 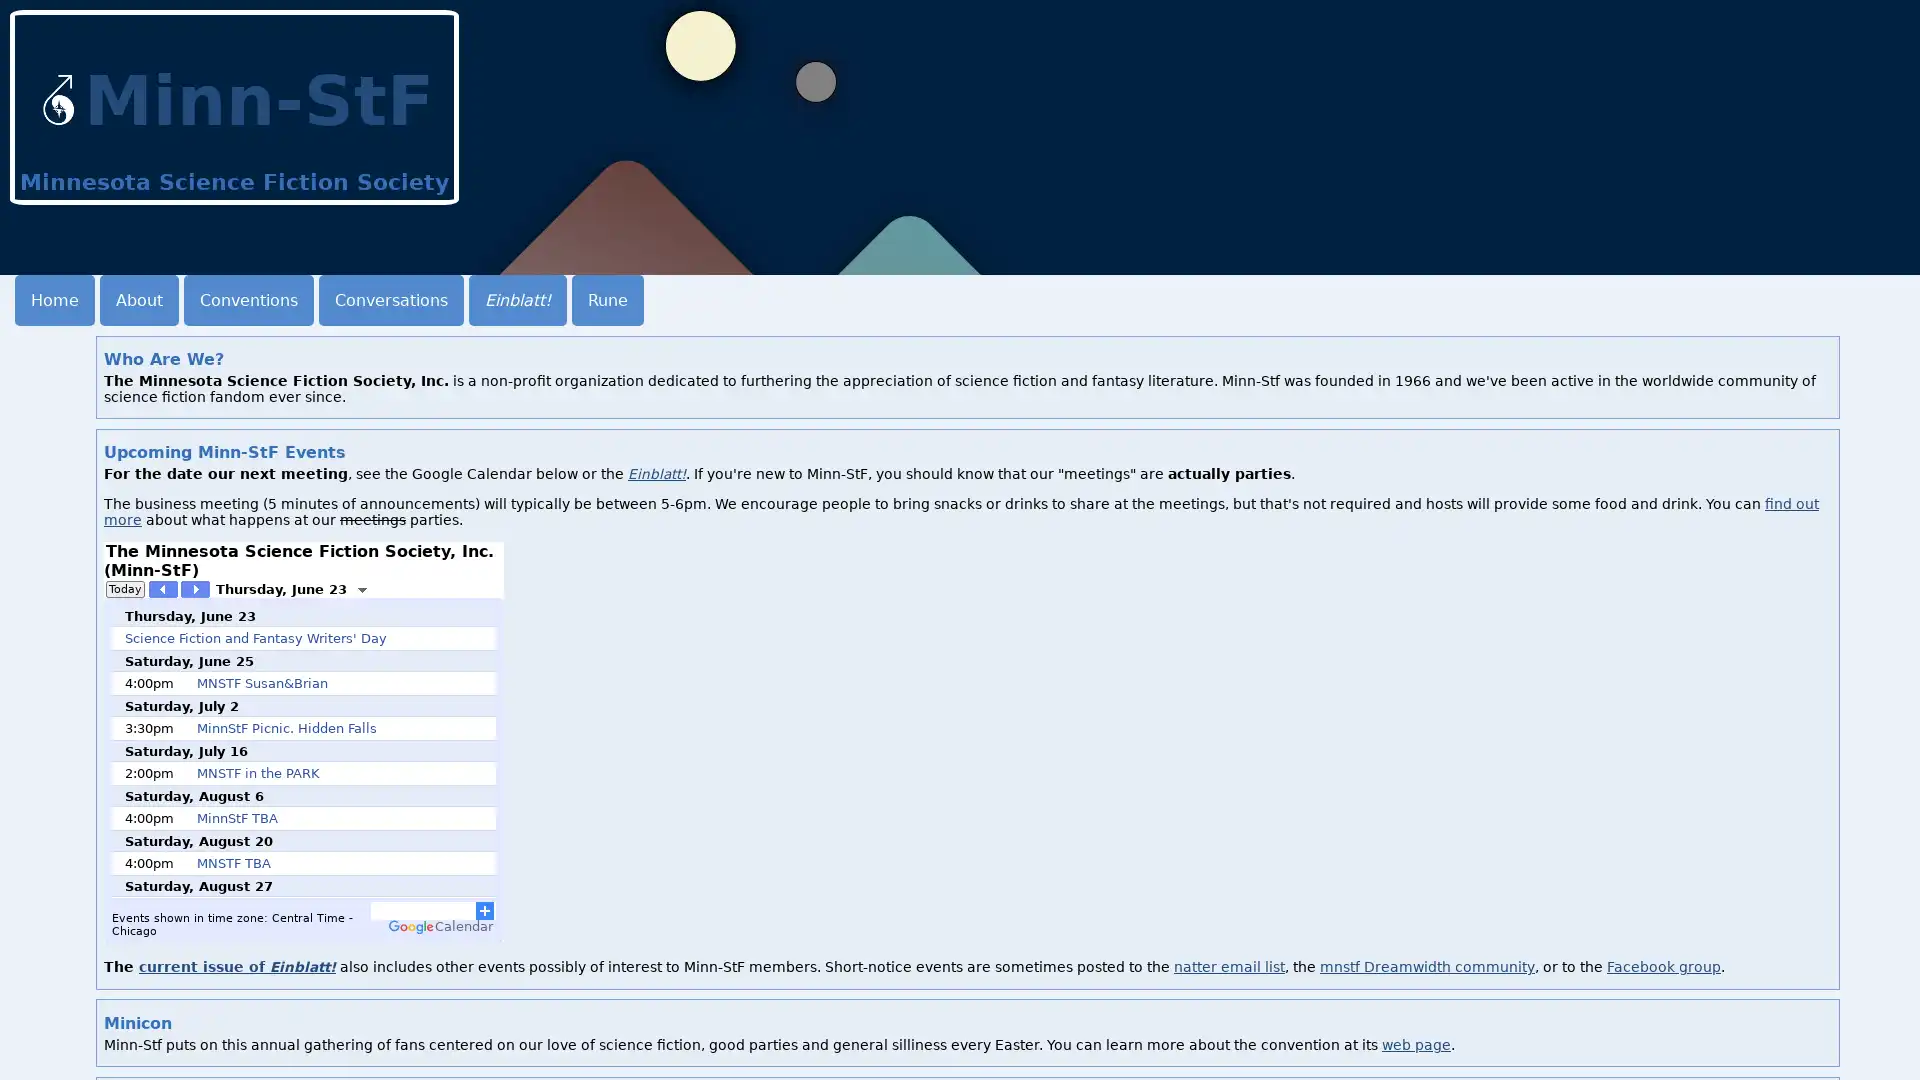 What do you see at coordinates (607, 300) in the screenshot?
I see `Rune` at bounding box center [607, 300].